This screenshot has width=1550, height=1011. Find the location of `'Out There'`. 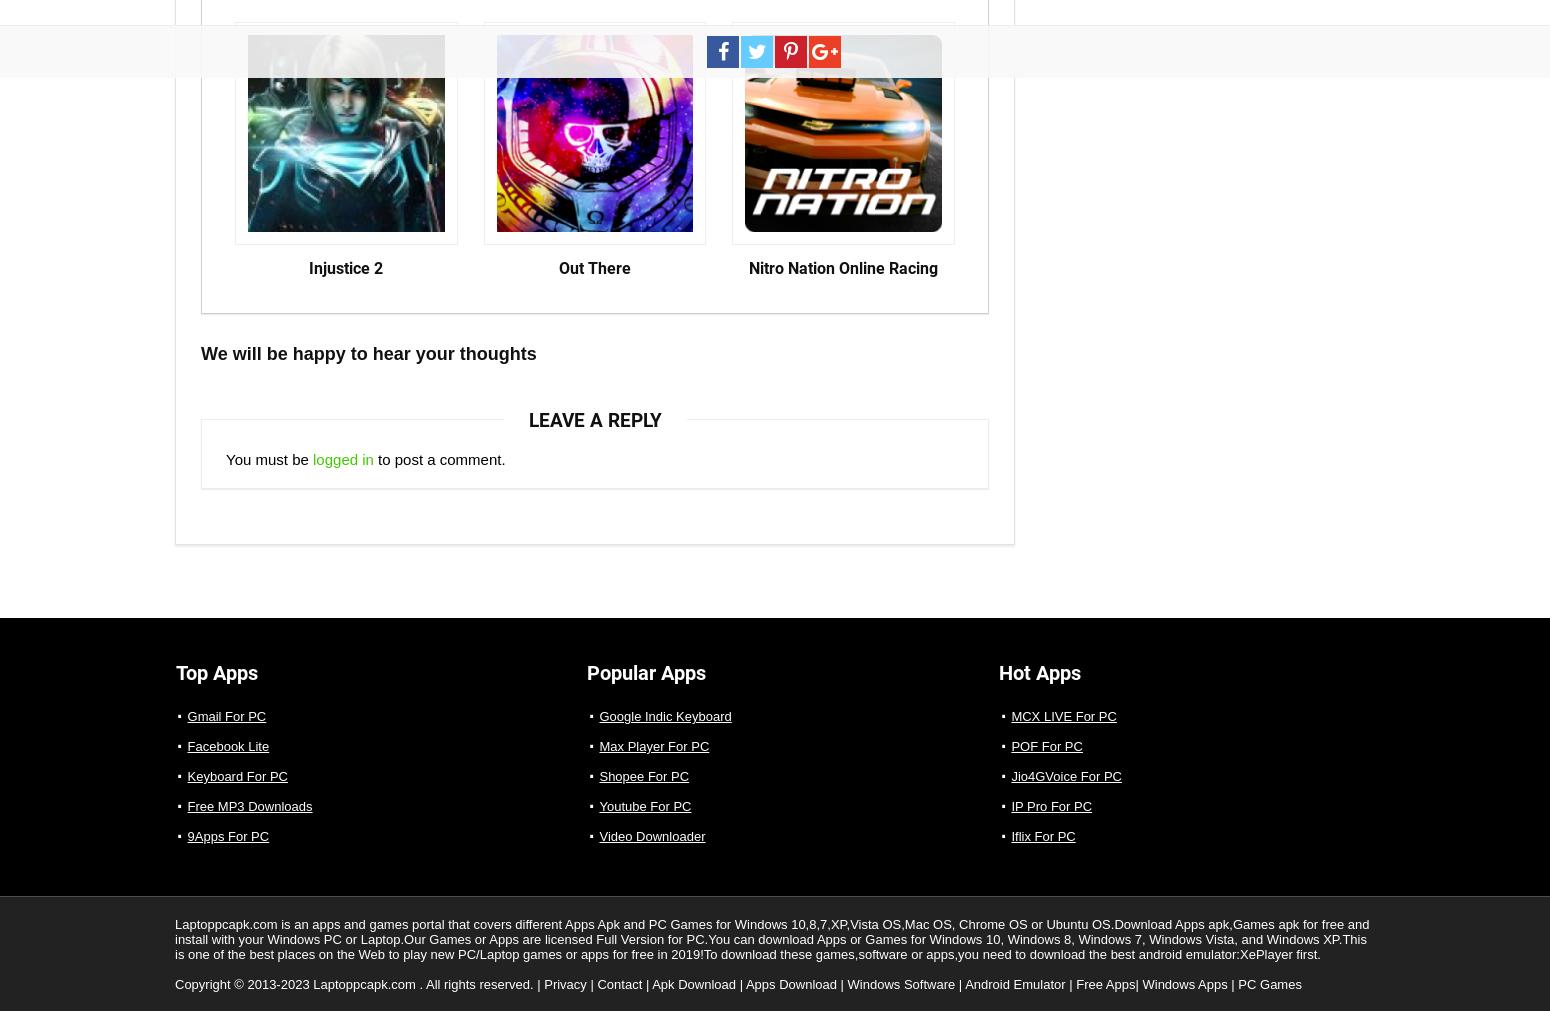

'Out There' is located at coordinates (593, 267).